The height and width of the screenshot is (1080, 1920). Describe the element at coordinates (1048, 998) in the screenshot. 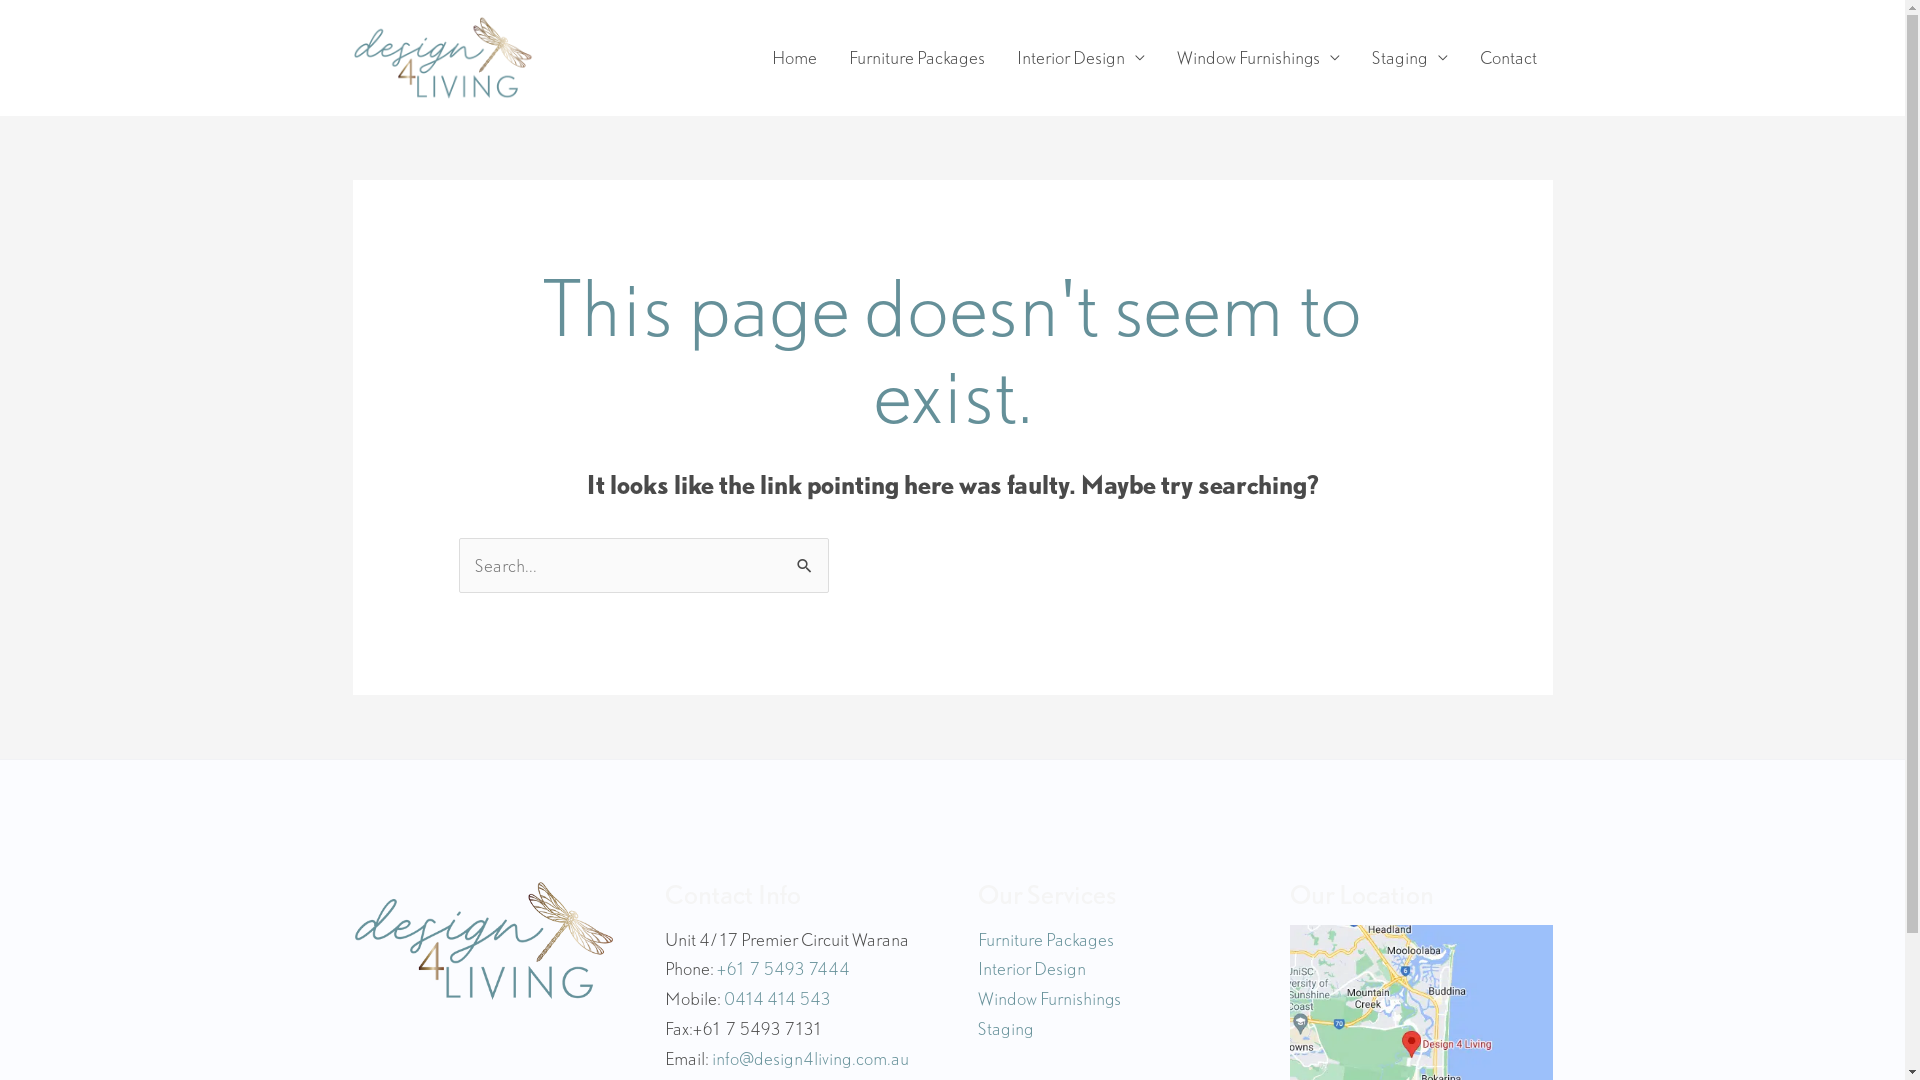

I see `'Window Furnishings'` at that location.